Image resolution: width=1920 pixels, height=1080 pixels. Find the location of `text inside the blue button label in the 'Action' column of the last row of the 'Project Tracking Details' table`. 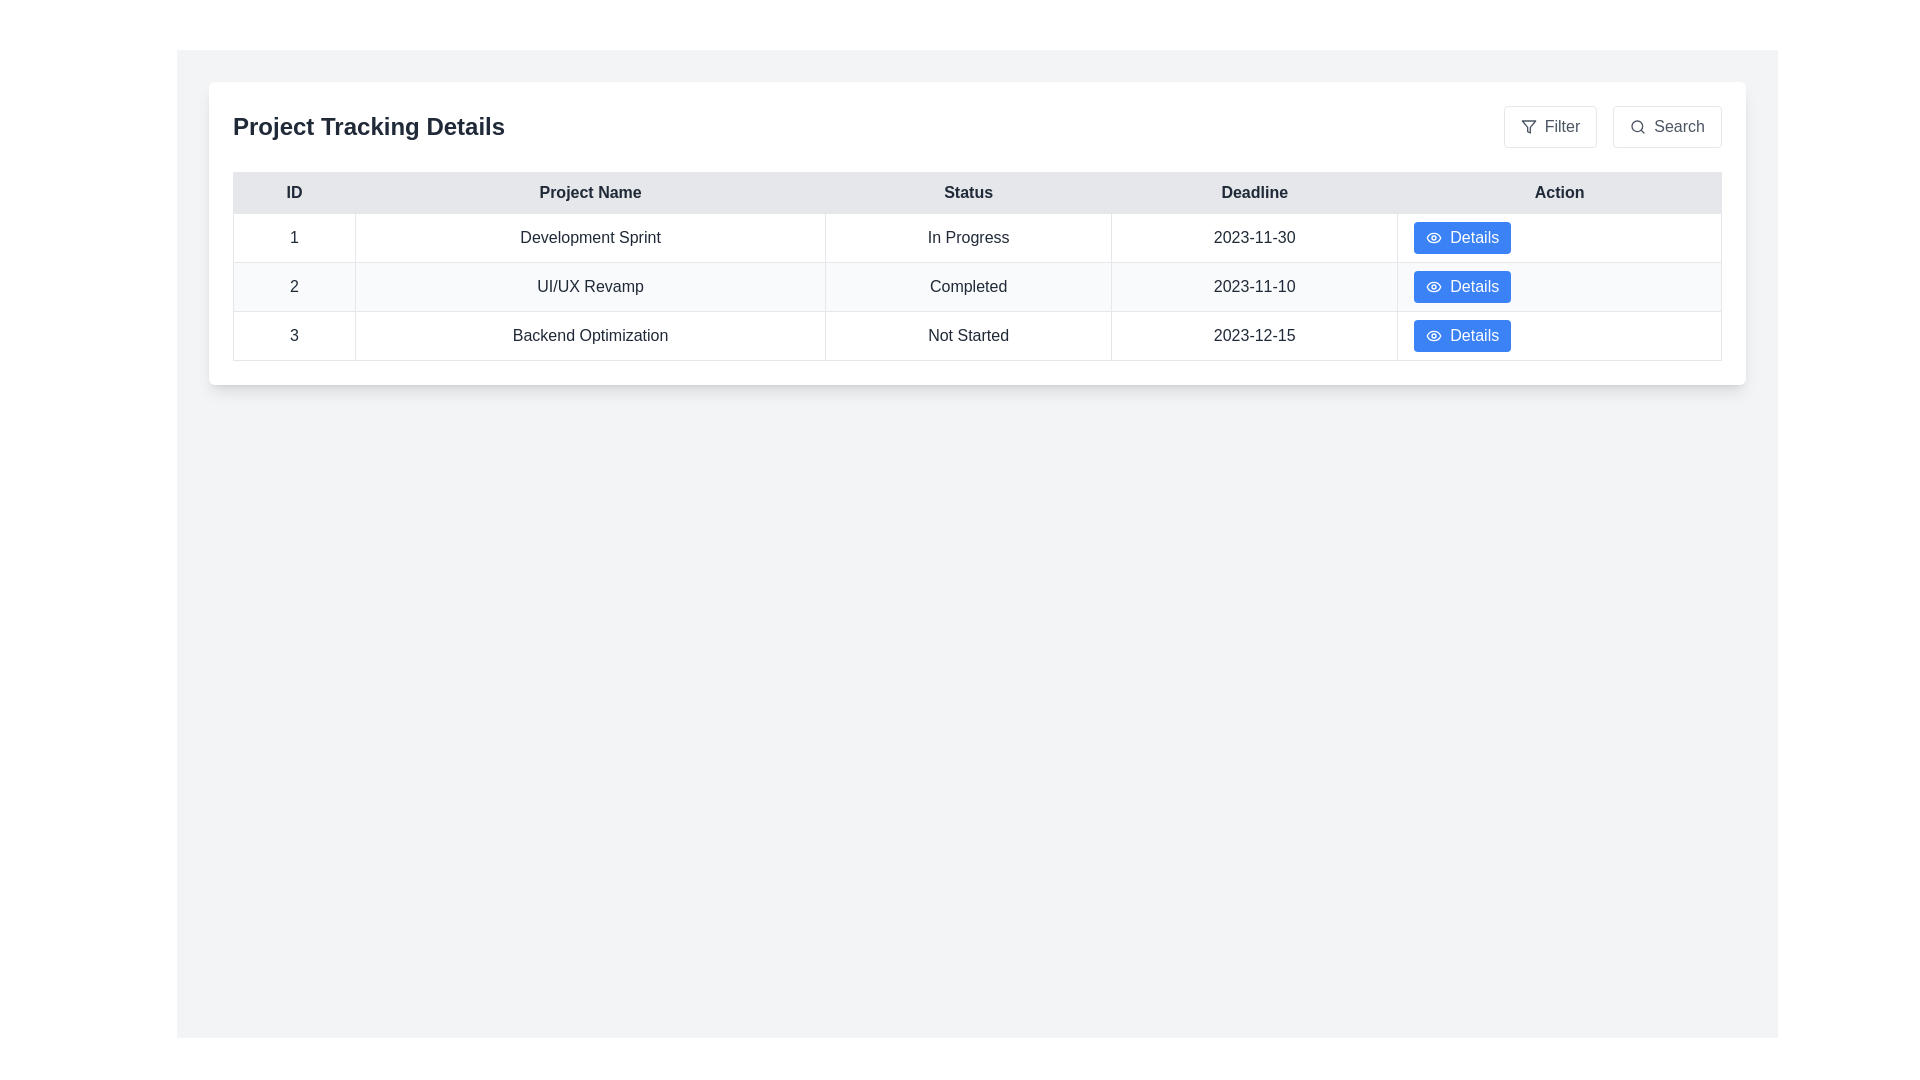

text inside the blue button label in the 'Action' column of the last row of the 'Project Tracking Details' table is located at coordinates (1474, 334).